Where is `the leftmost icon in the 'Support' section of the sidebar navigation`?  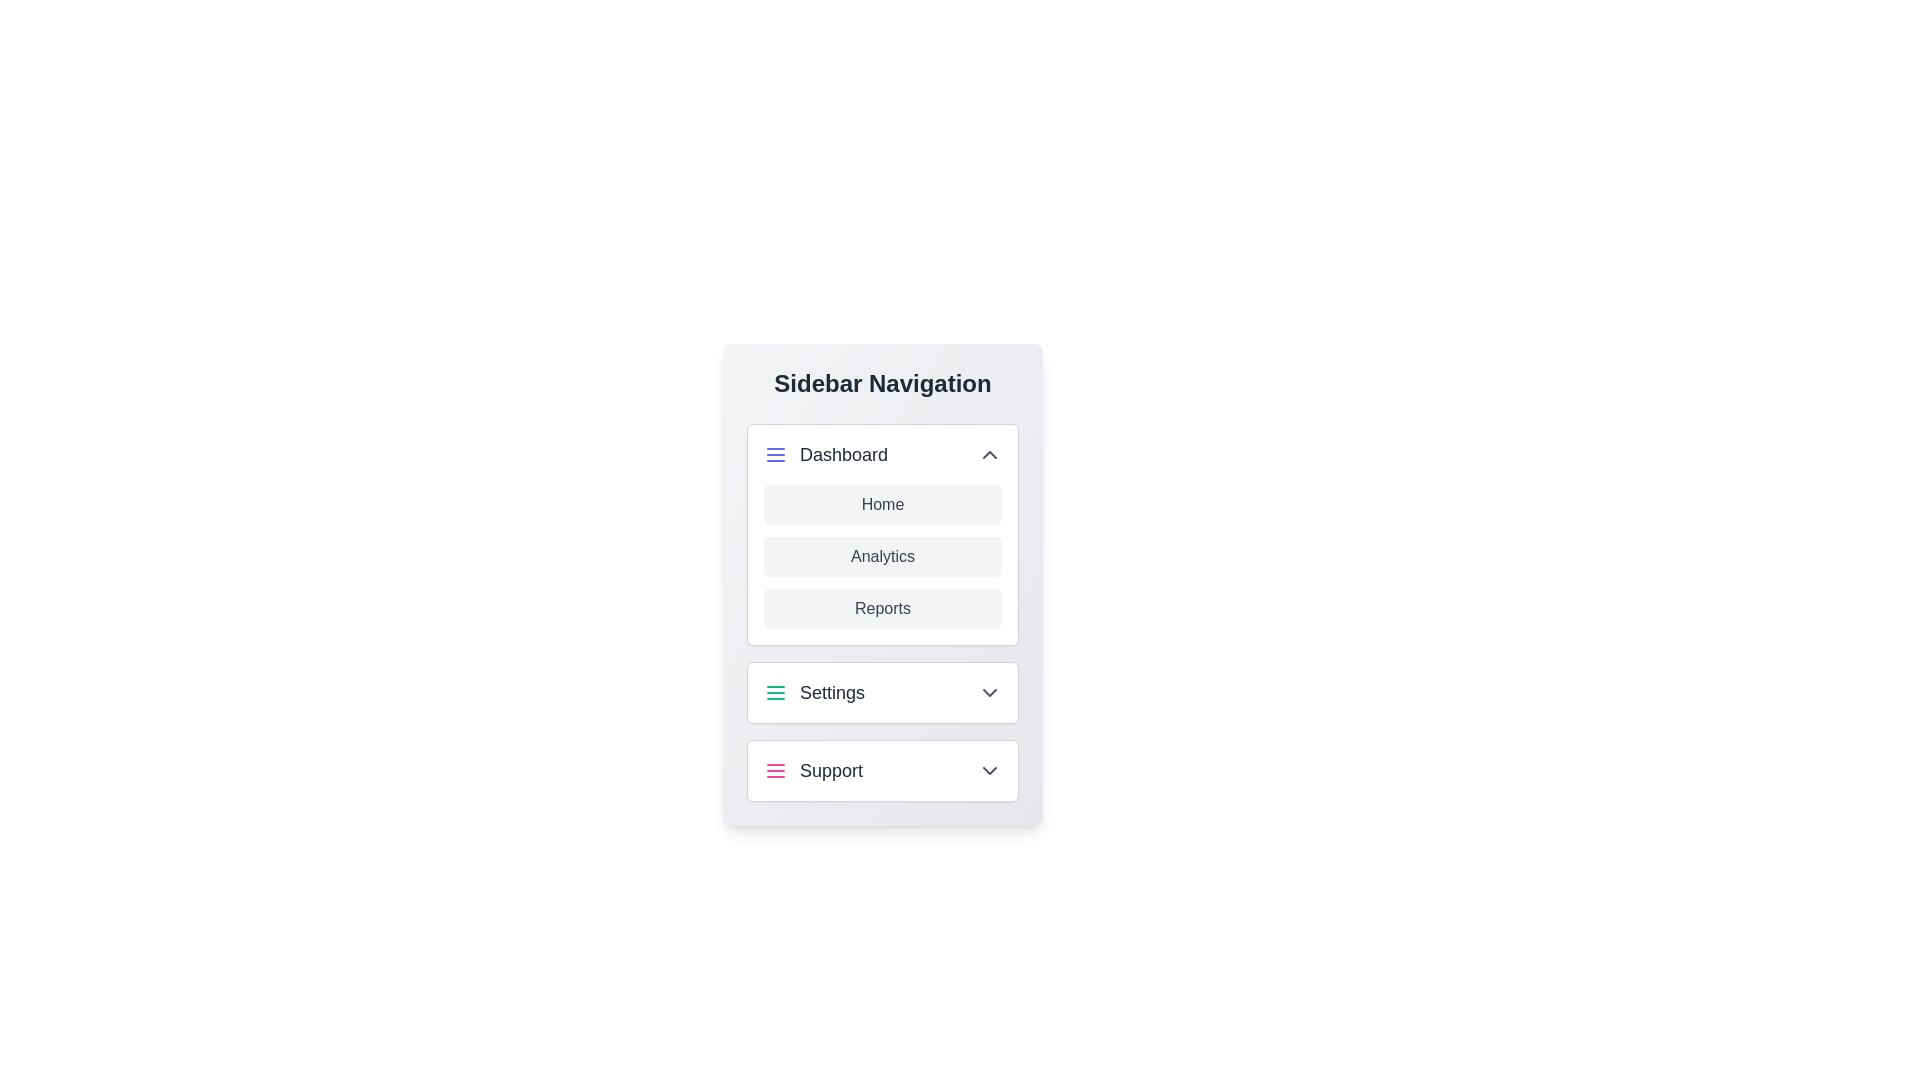 the leftmost icon in the 'Support' section of the sidebar navigation is located at coordinates (775, 770).